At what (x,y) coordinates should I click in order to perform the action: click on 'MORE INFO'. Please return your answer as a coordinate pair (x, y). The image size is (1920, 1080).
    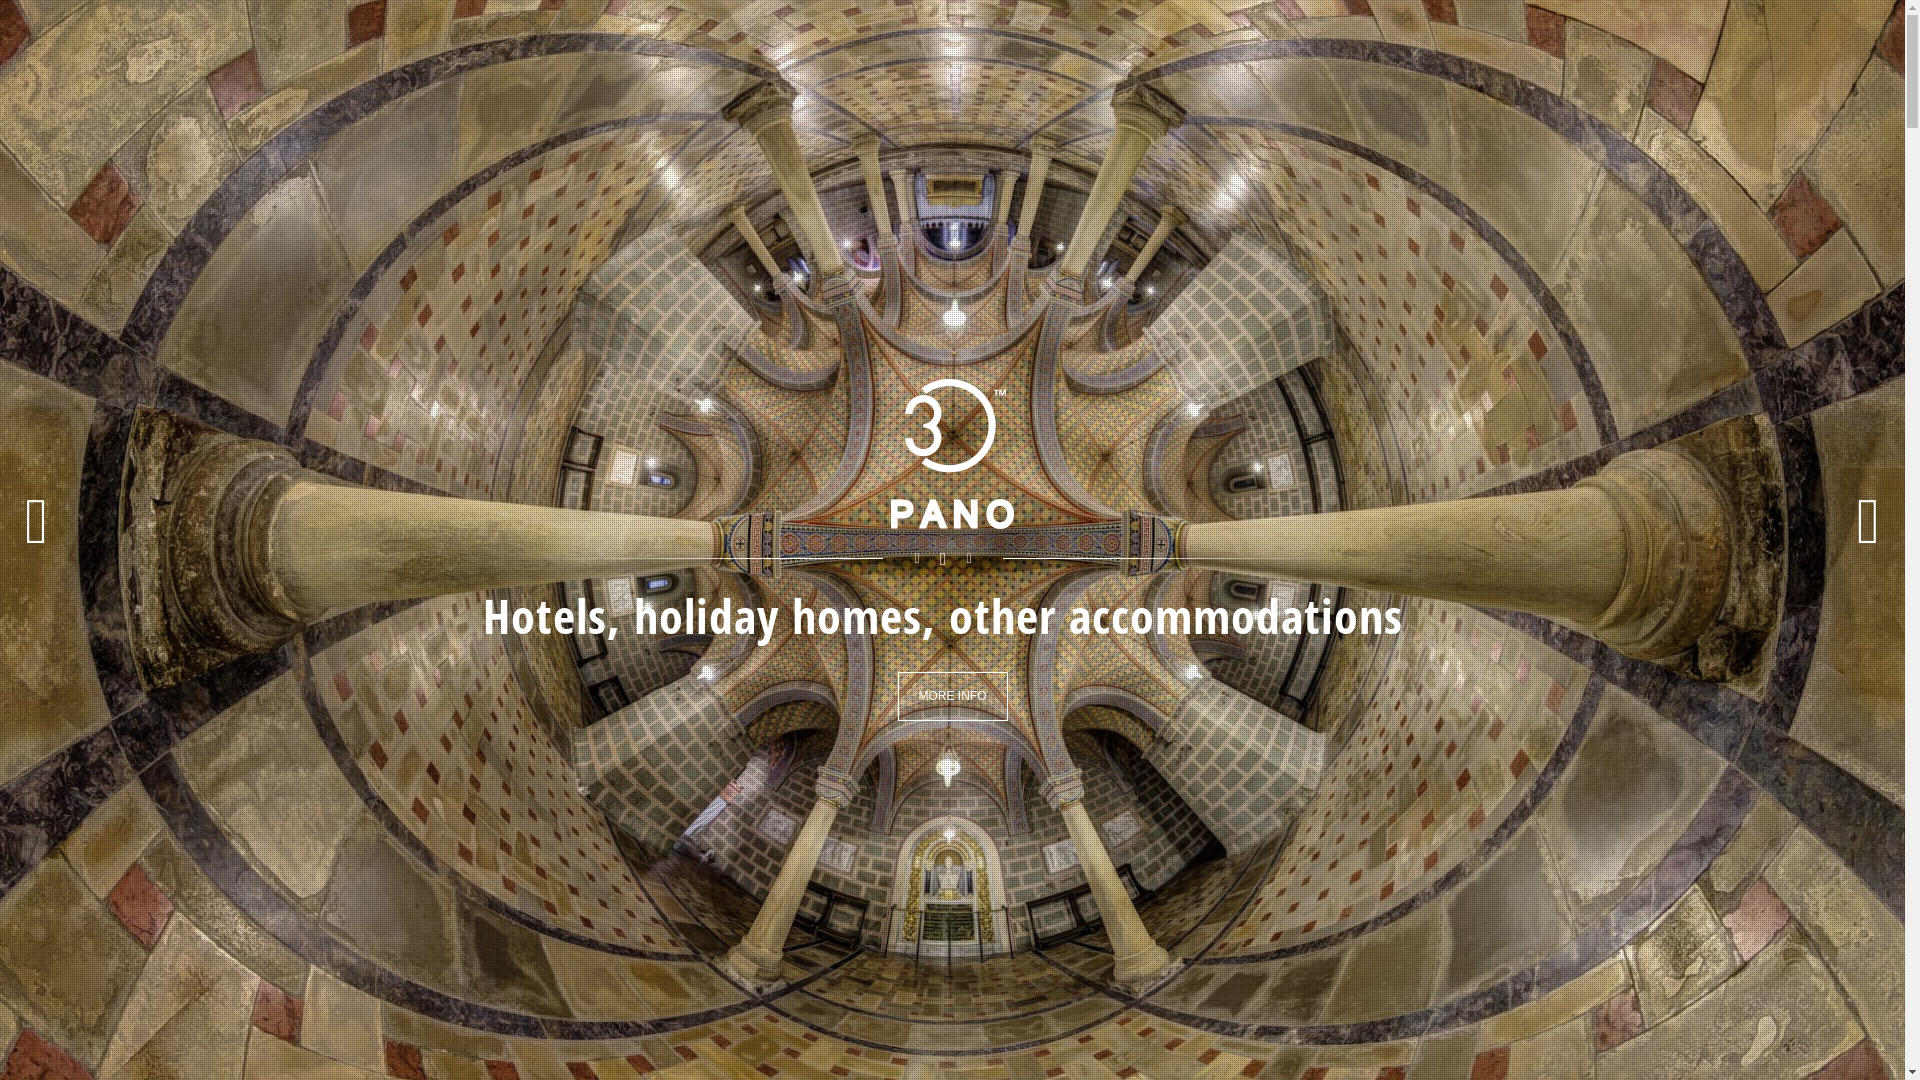
    Looking at the image, I should click on (952, 695).